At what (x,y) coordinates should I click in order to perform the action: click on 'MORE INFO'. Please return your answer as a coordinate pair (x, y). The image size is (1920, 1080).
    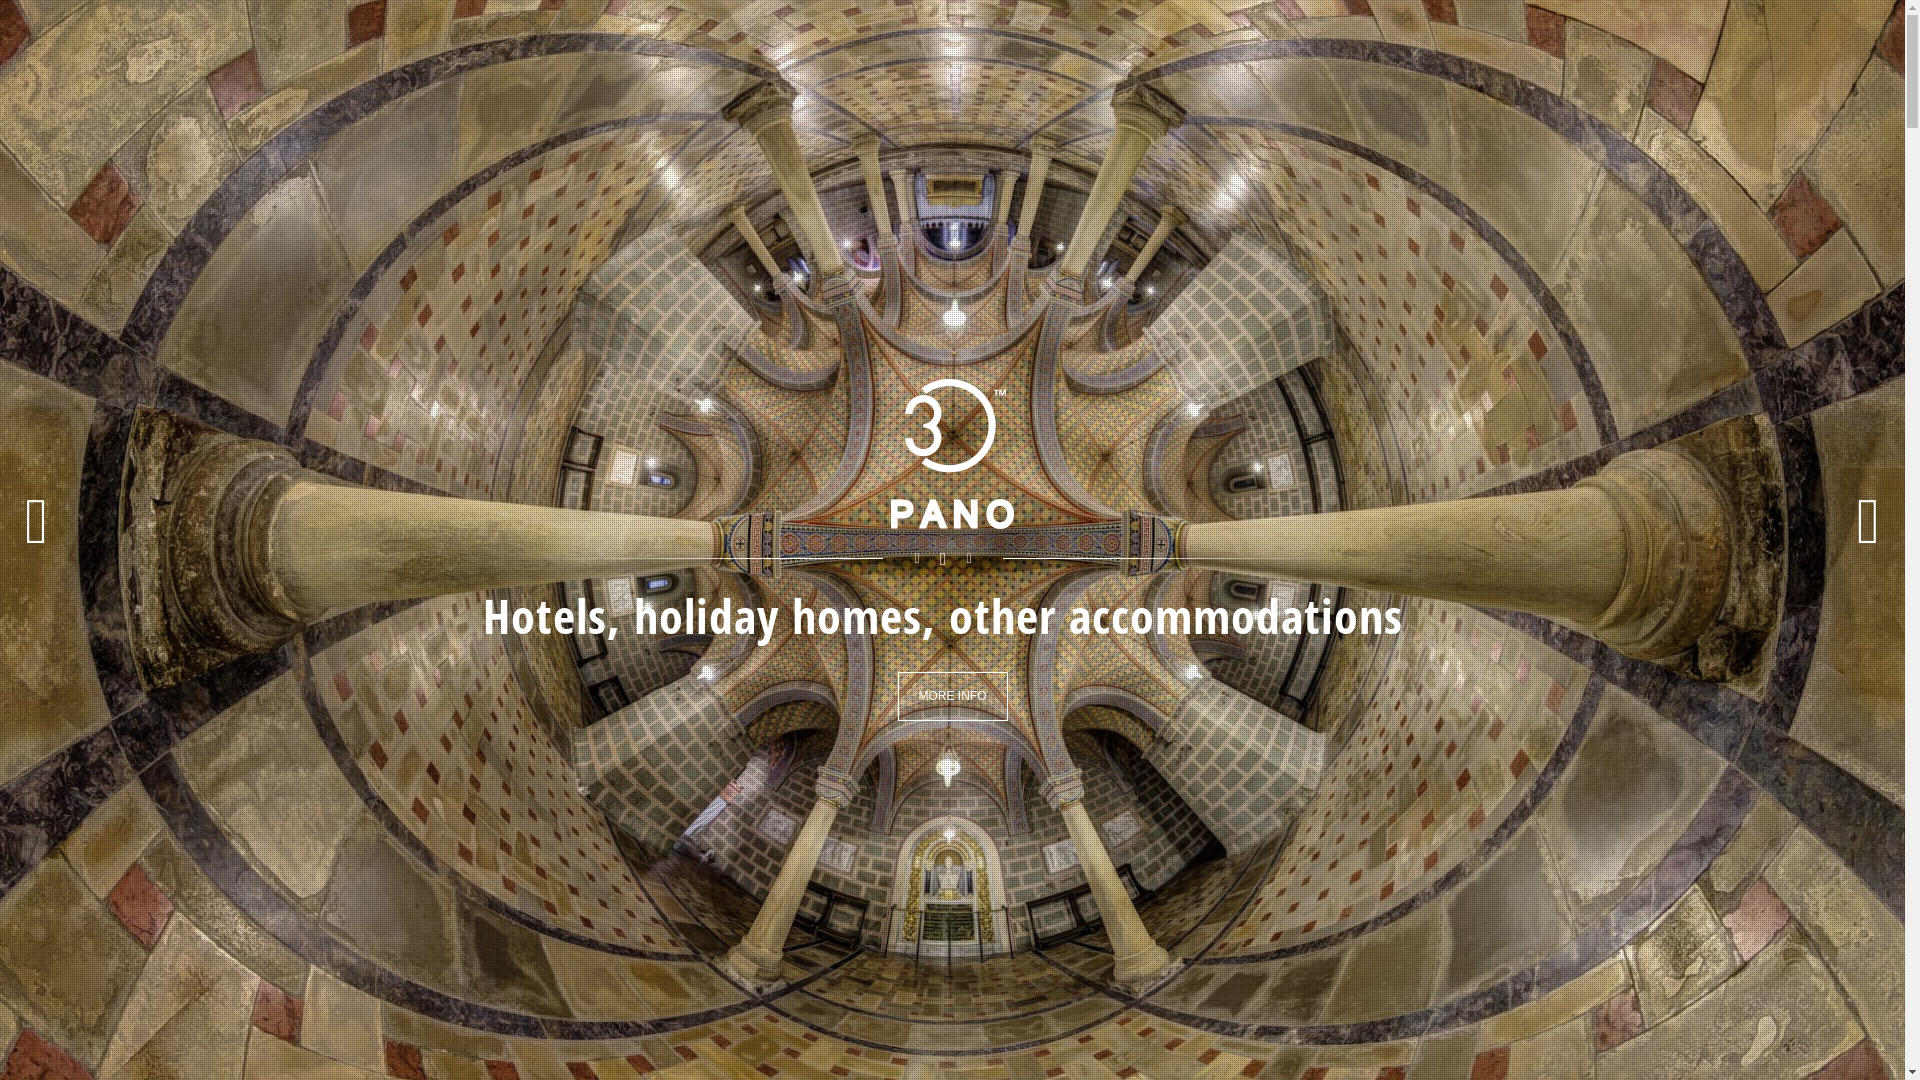
    Looking at the image, I should click on (952, 695).